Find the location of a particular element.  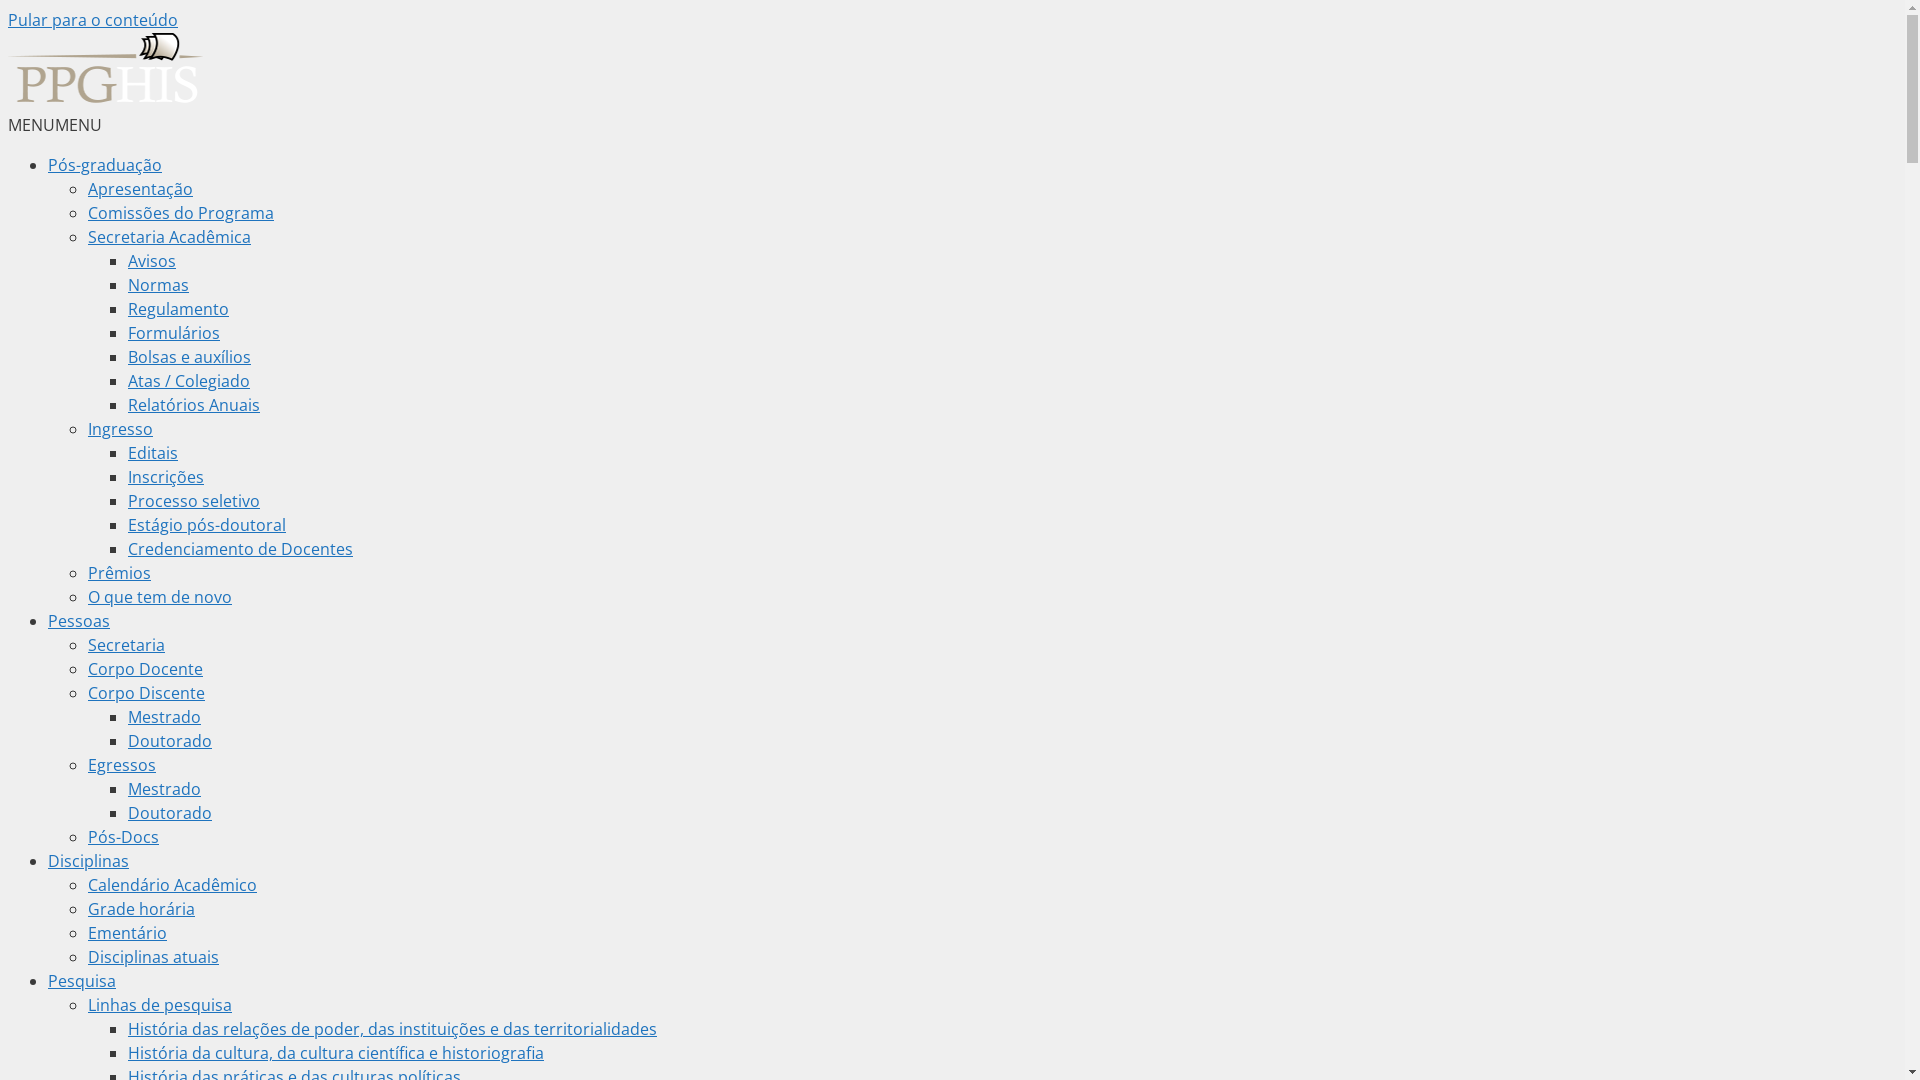

'Corpo Docente' is located at coordinates (144, 668).